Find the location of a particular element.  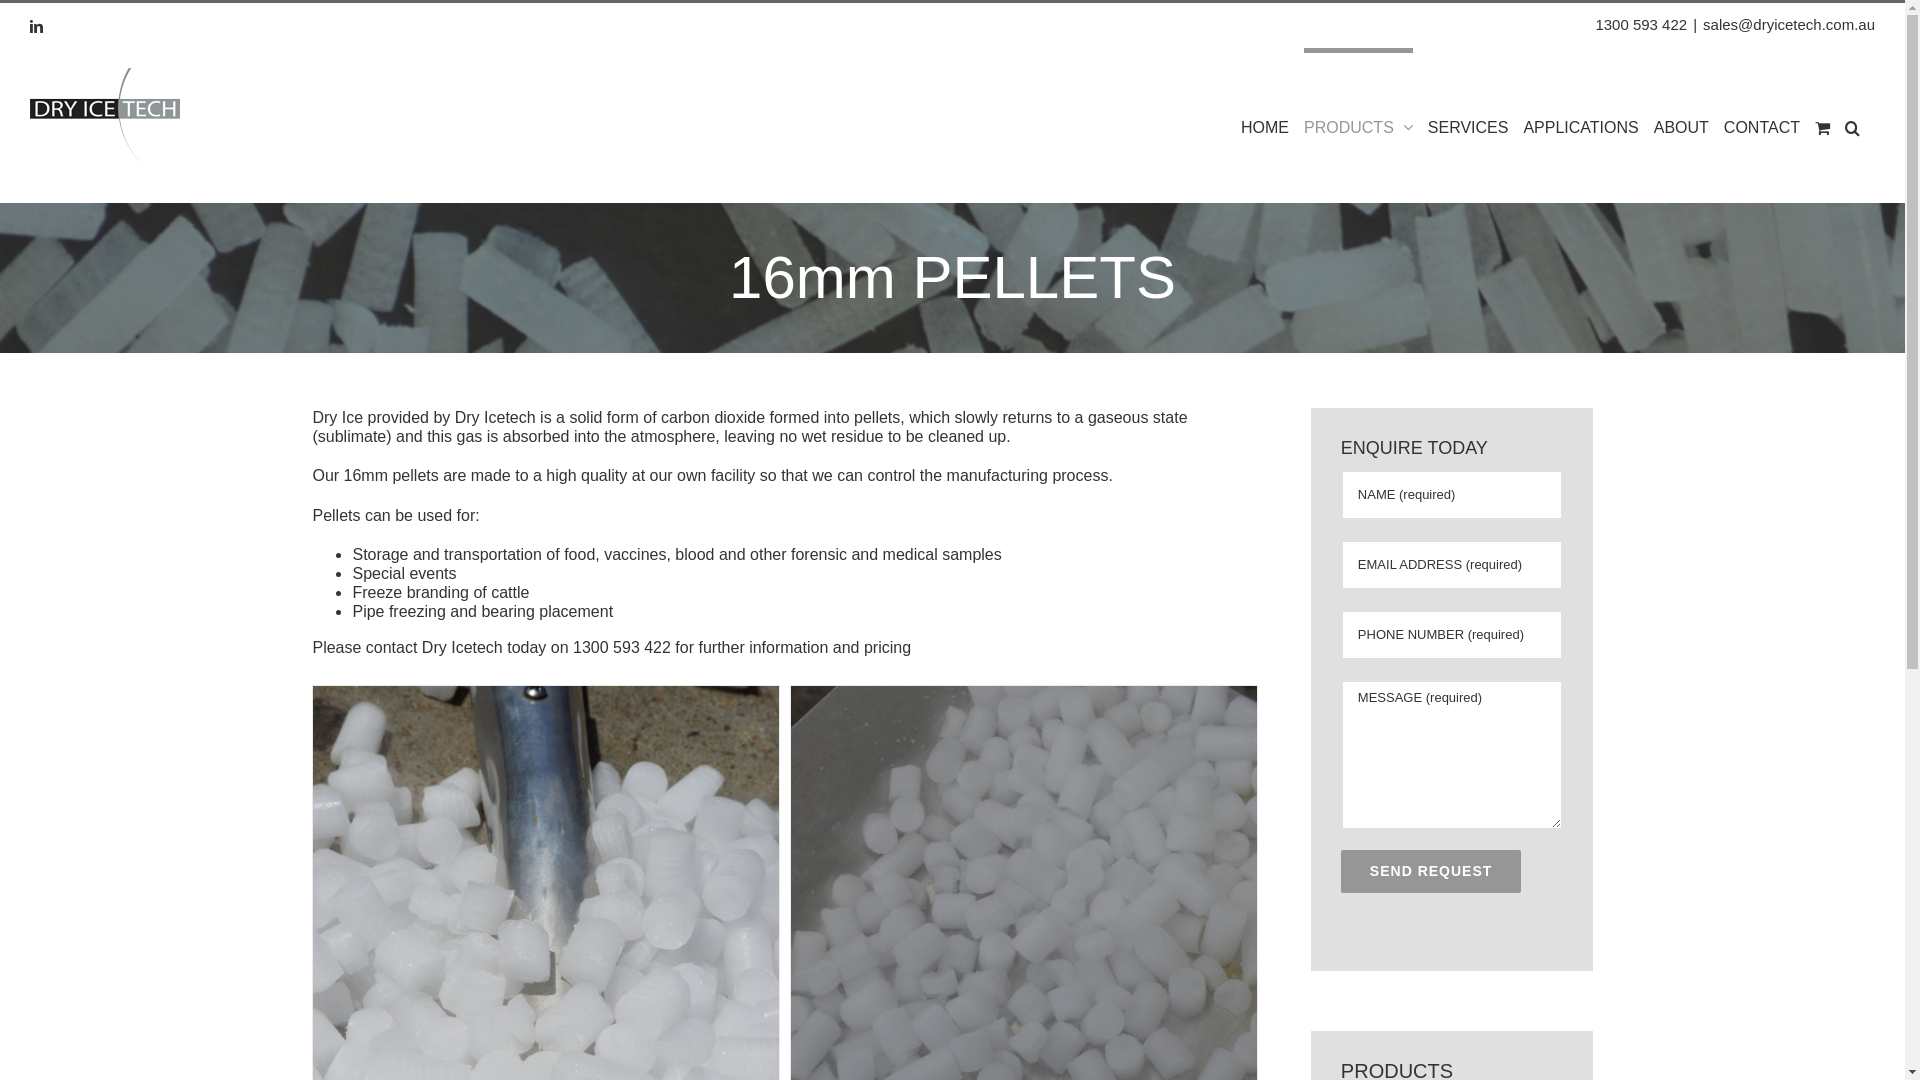

'HOME' is located at coordinates (1240, 124).